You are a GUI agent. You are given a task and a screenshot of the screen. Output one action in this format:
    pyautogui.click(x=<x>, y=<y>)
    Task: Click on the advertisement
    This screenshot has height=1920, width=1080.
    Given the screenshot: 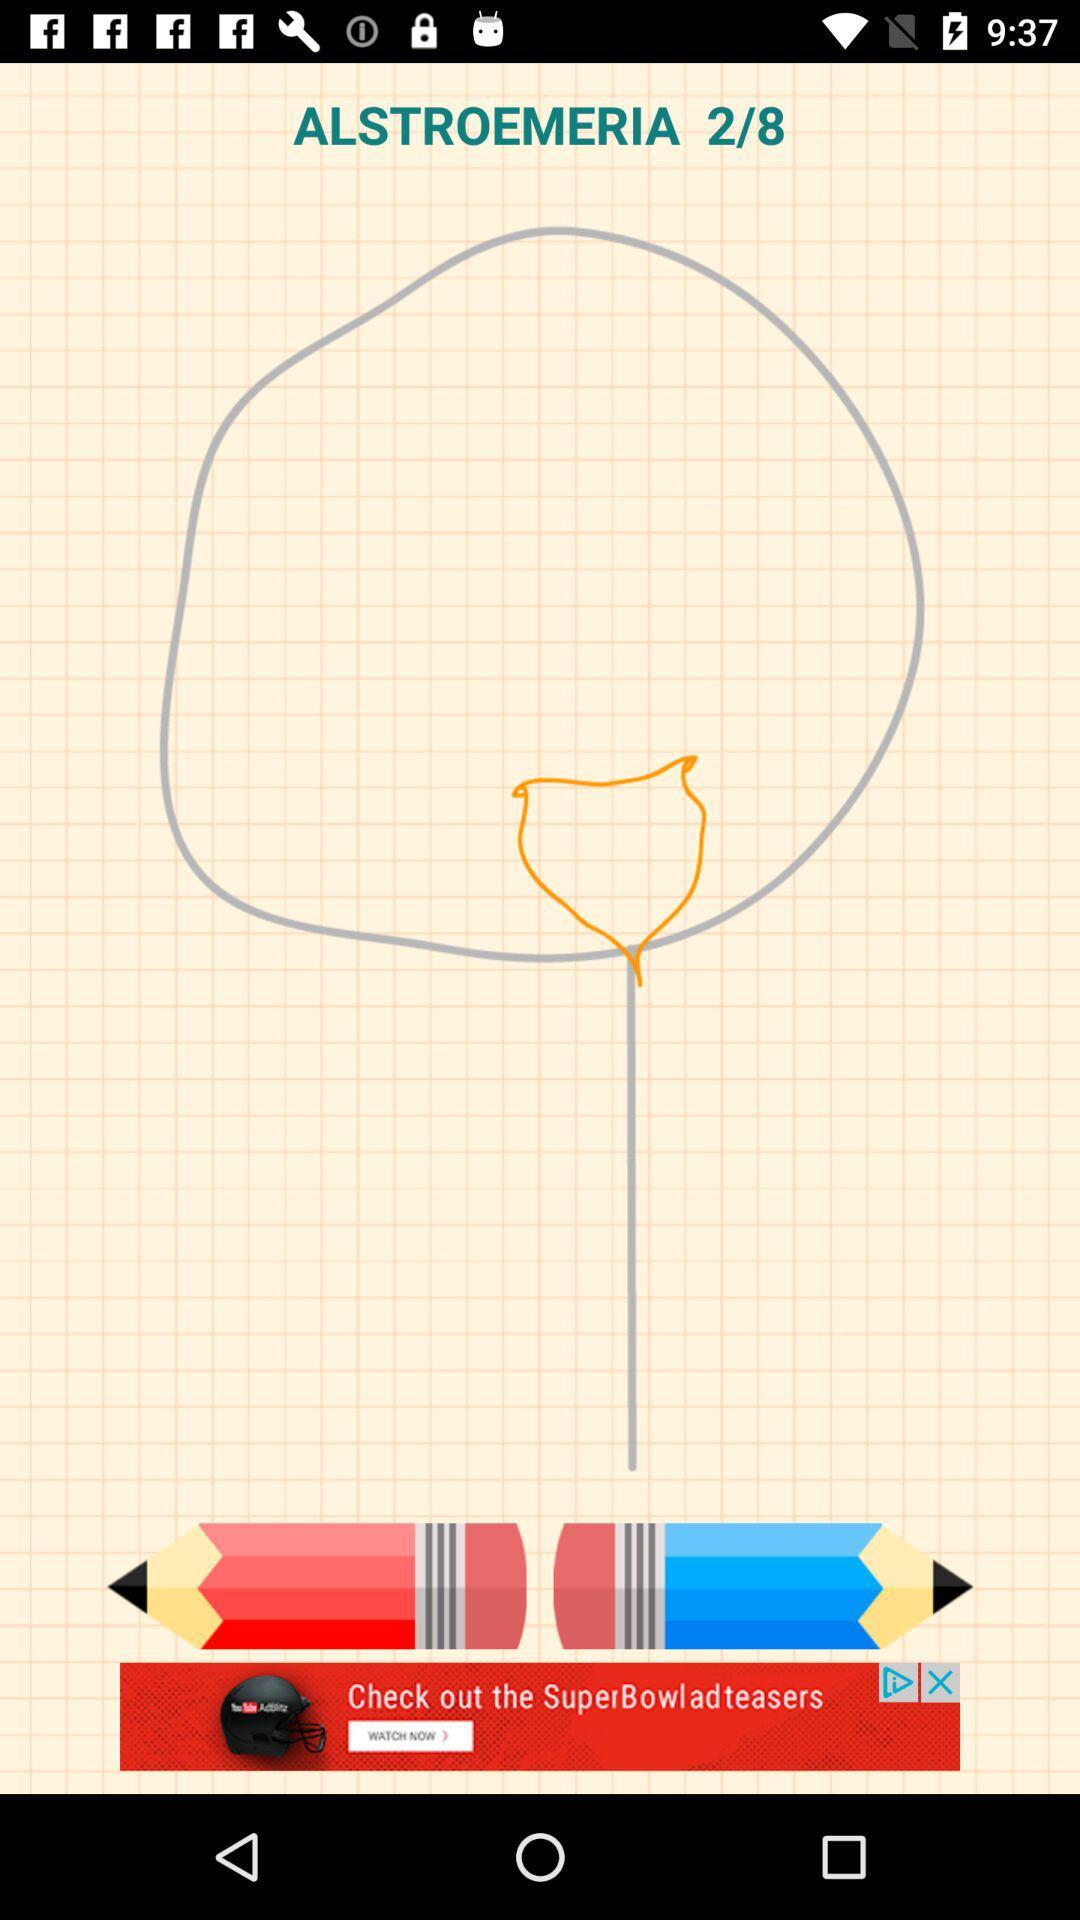 What is the action you would take?
    pyautogui.click(x=540, y=1727)
    